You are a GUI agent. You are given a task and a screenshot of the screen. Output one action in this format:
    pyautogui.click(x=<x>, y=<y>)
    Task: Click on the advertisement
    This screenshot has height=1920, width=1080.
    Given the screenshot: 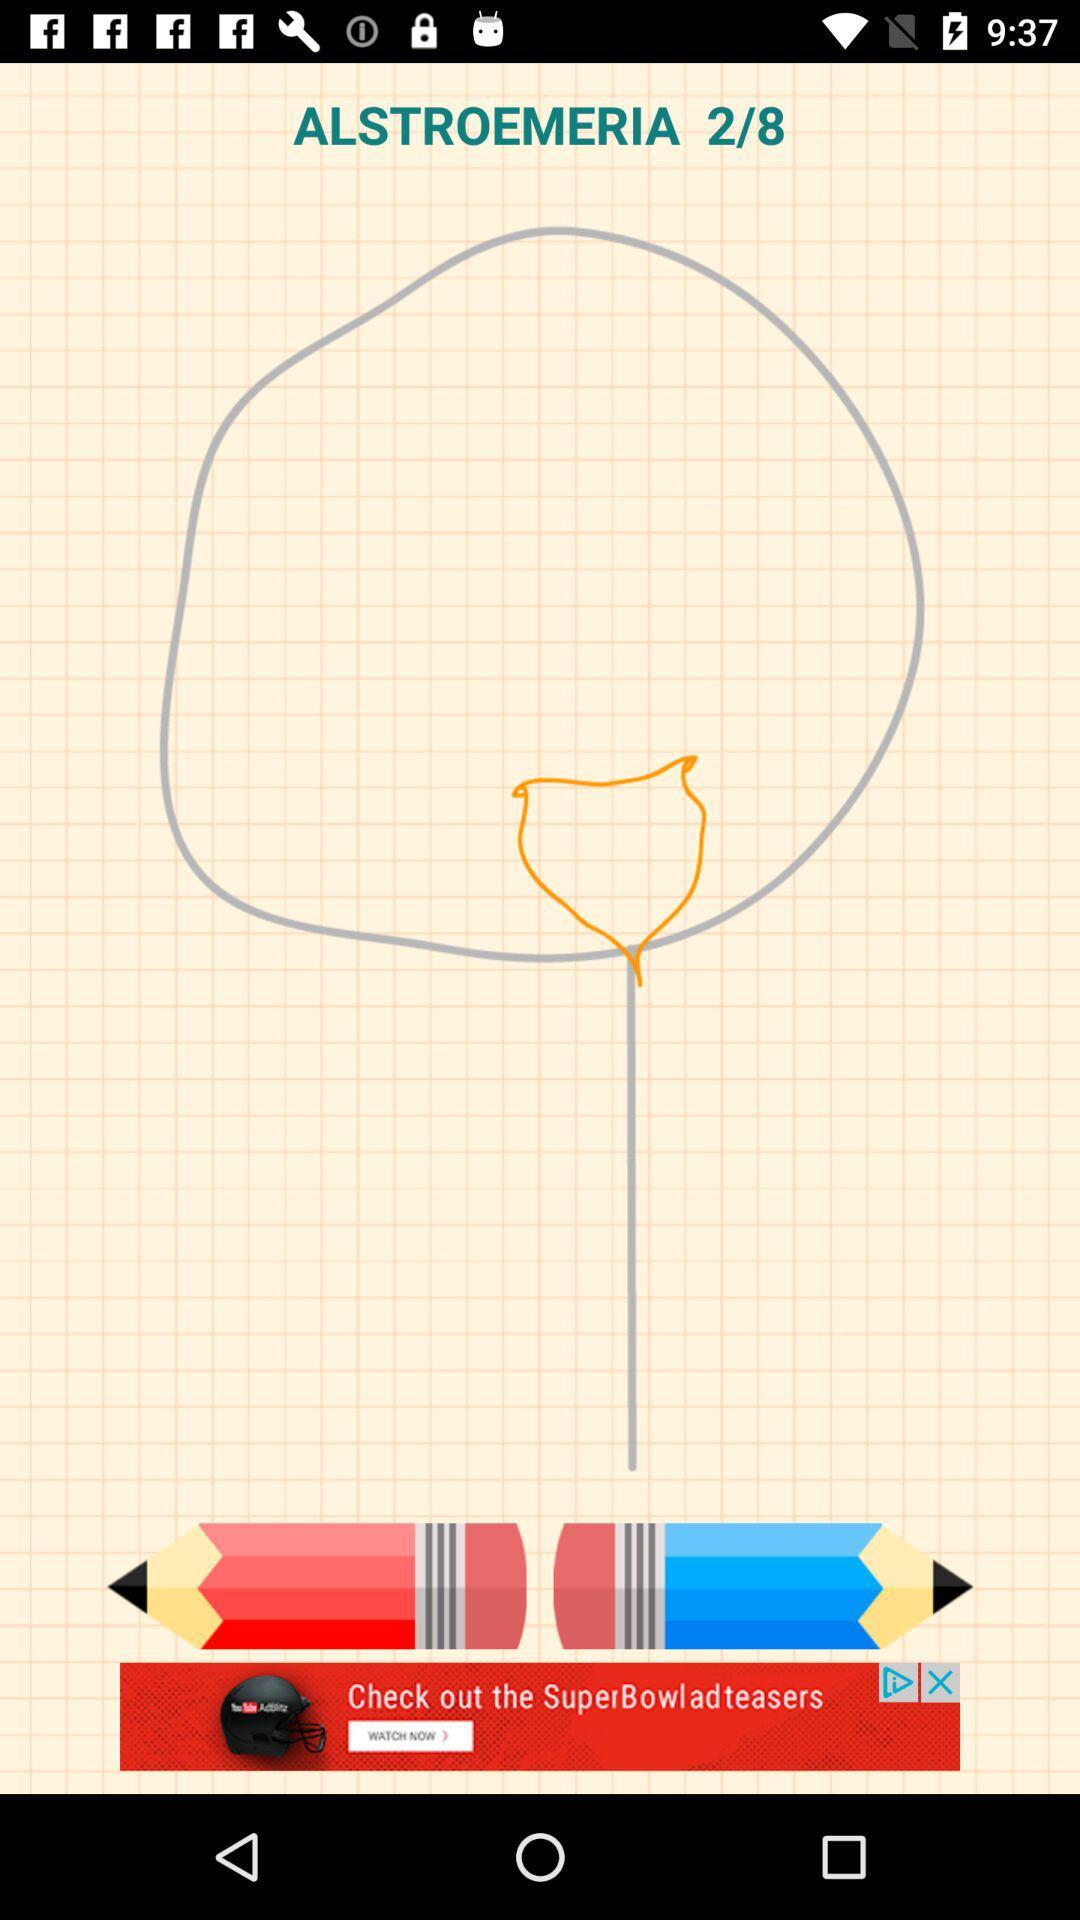 What is the action you would take?
    pyautogui.click(x=540, y=1727)
    